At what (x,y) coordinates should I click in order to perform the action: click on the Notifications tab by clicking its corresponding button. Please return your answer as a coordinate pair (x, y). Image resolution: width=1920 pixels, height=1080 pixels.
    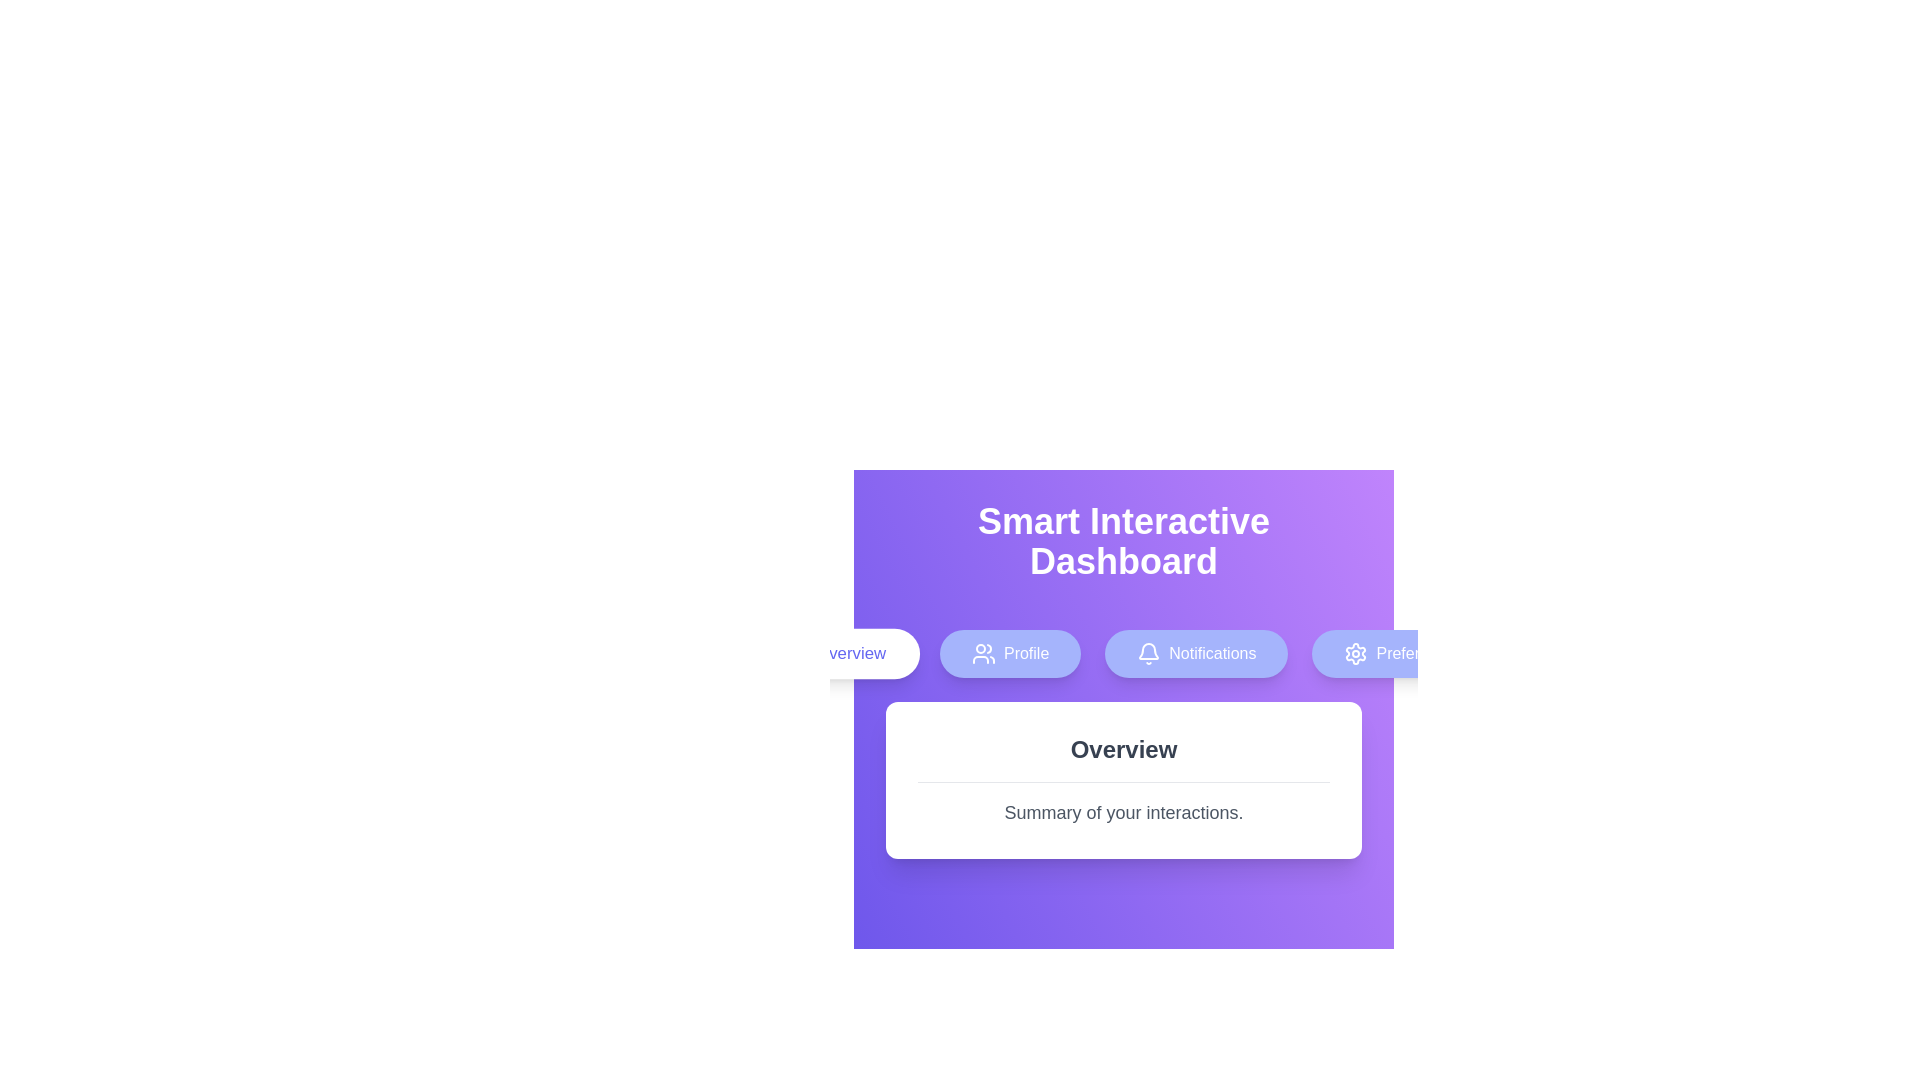
    Looking at the image, I should click on (1196, 654).